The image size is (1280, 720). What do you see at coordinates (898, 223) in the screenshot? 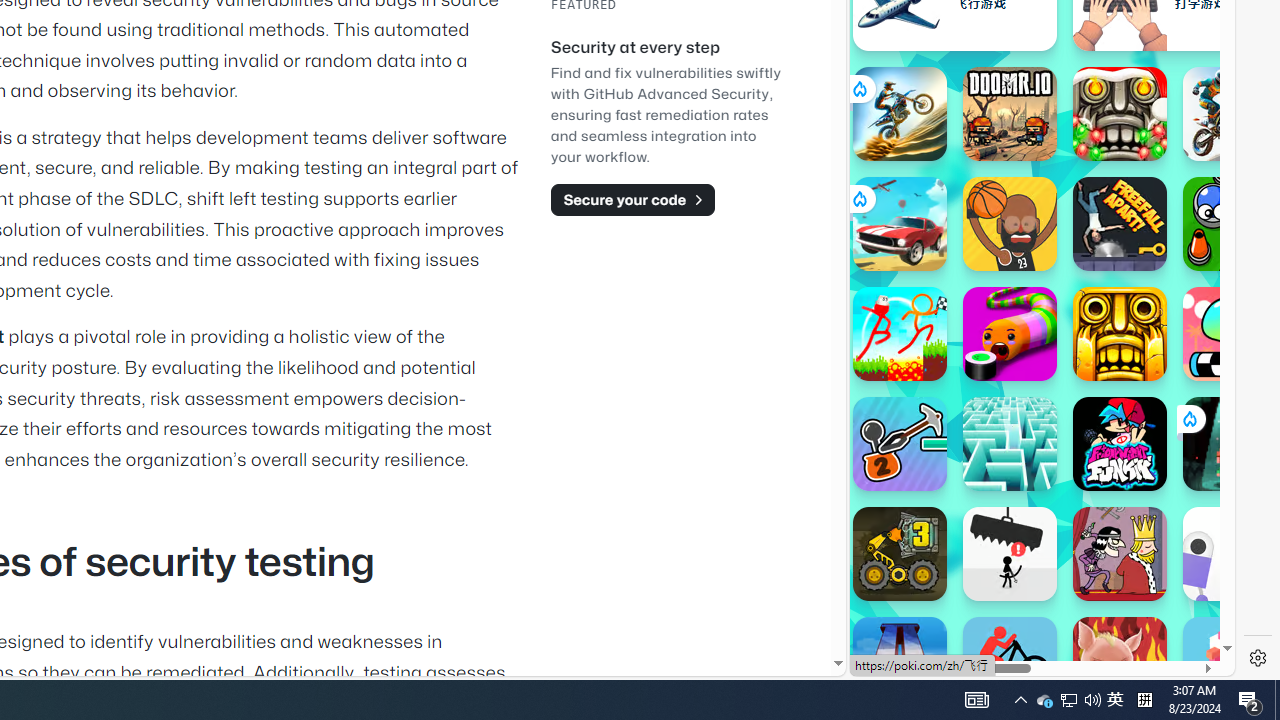
I see `'Stunt Paradise'` at bounding box center [898, 223].